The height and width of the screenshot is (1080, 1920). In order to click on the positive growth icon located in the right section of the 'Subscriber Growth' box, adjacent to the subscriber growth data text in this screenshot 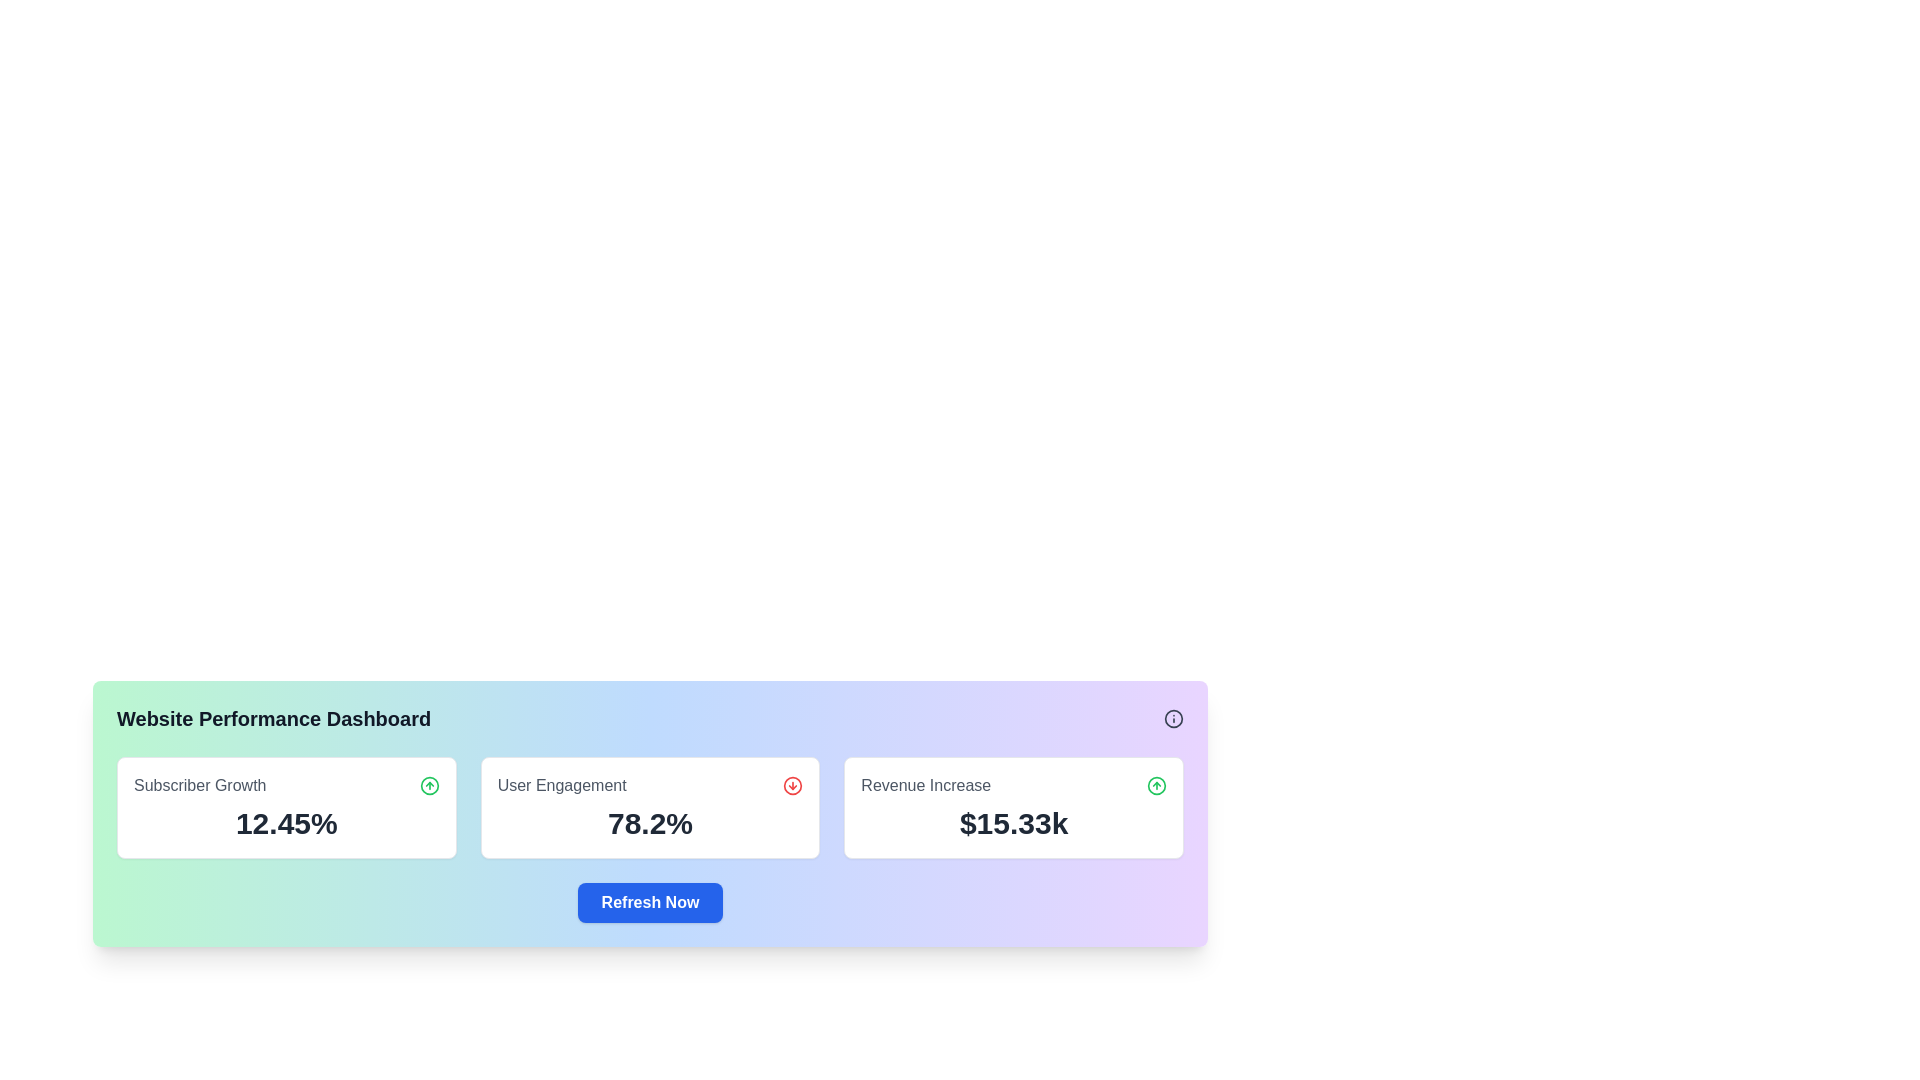, I will do `click(428, 785)`.